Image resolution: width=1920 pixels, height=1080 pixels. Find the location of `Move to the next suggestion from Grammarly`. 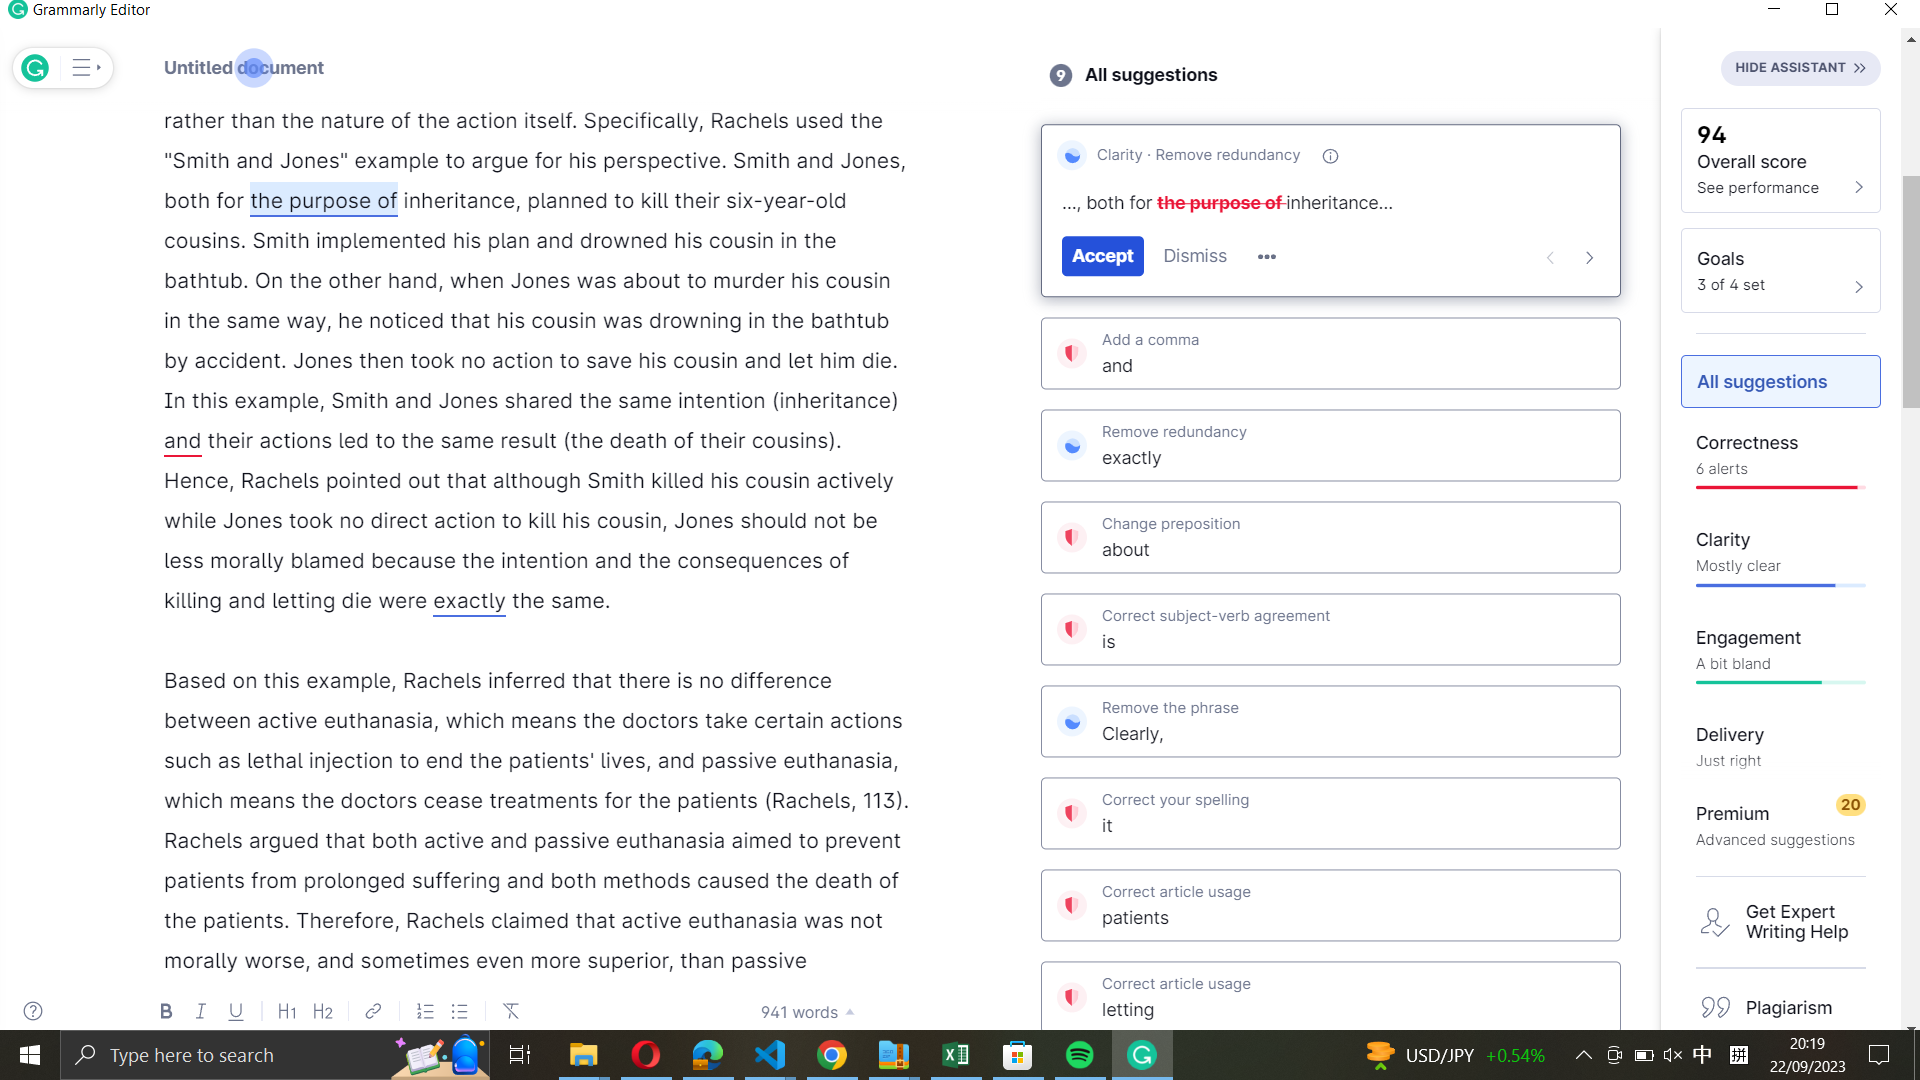

Move to the next suggestion from Grammarly is located at coordinates (1589, 255).